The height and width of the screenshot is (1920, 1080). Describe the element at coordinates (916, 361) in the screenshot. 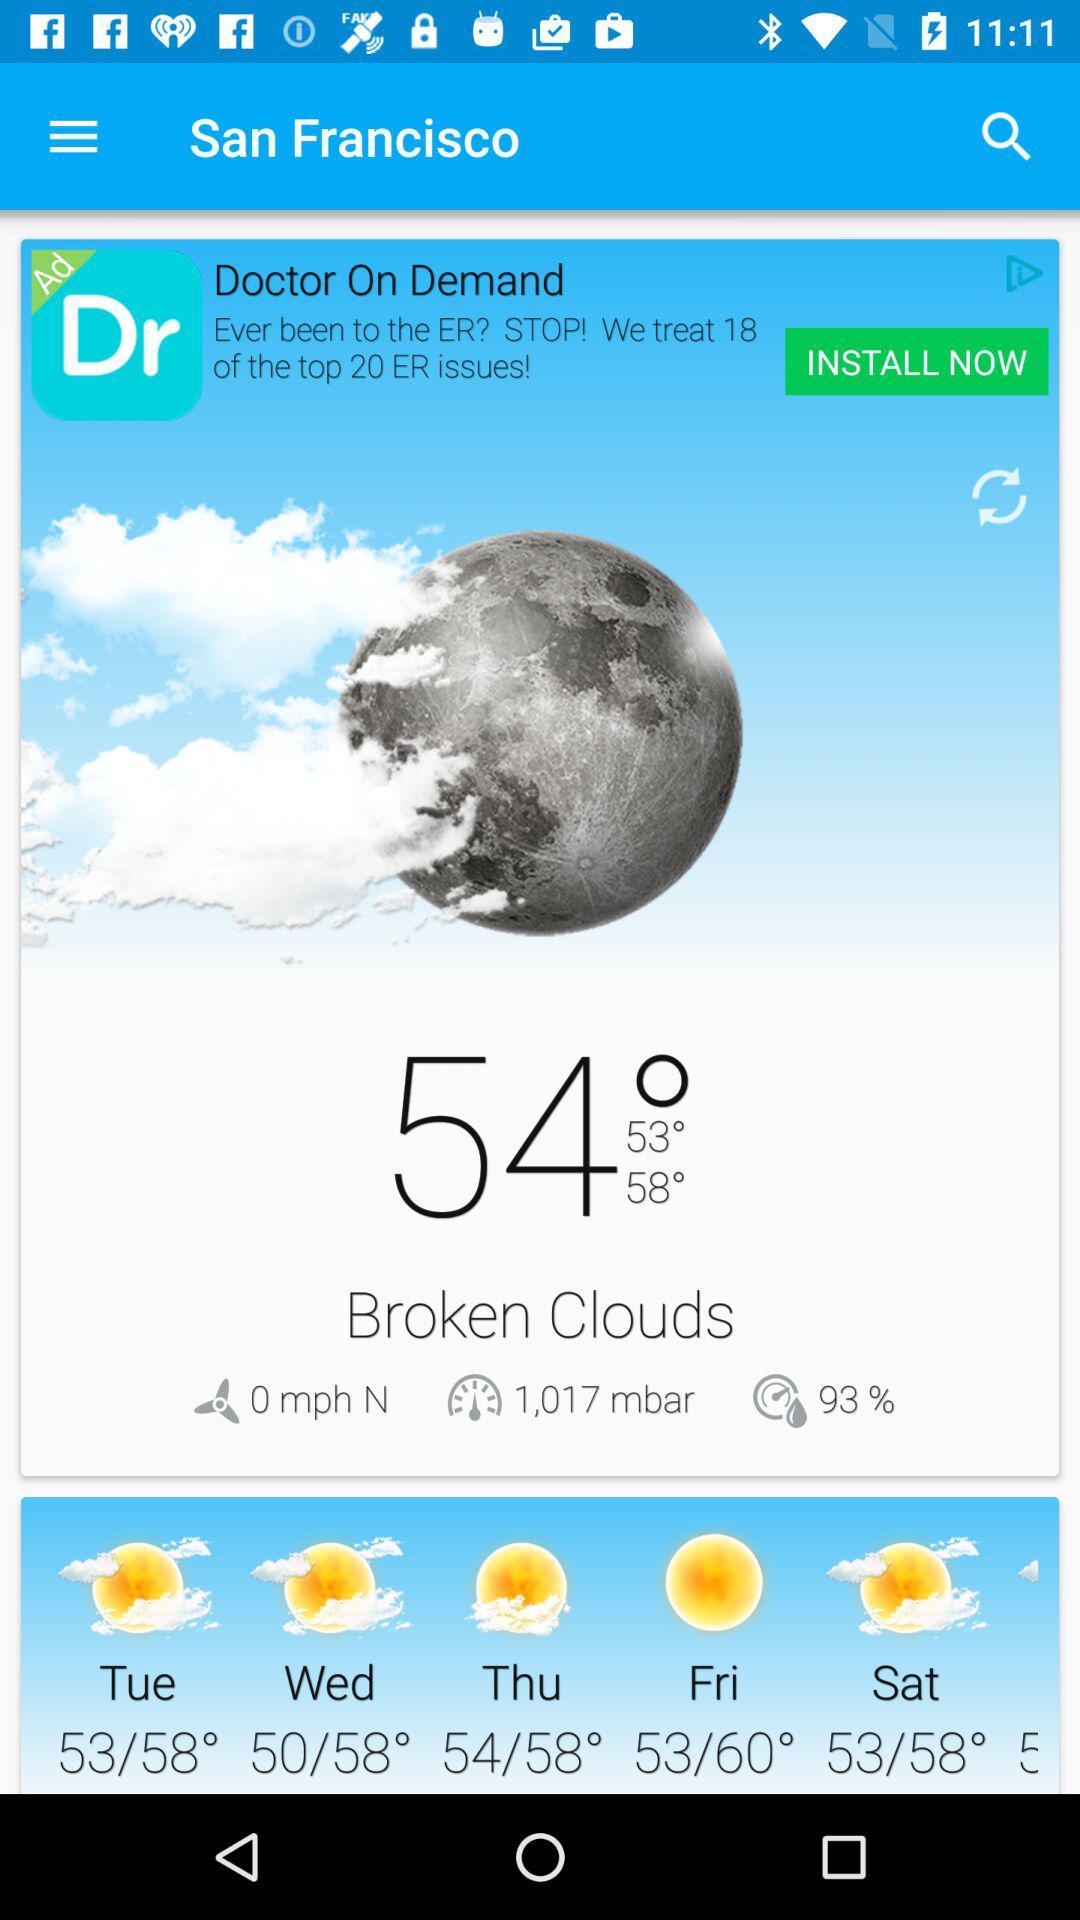

I see `the item next to ever been to icon` at that location.